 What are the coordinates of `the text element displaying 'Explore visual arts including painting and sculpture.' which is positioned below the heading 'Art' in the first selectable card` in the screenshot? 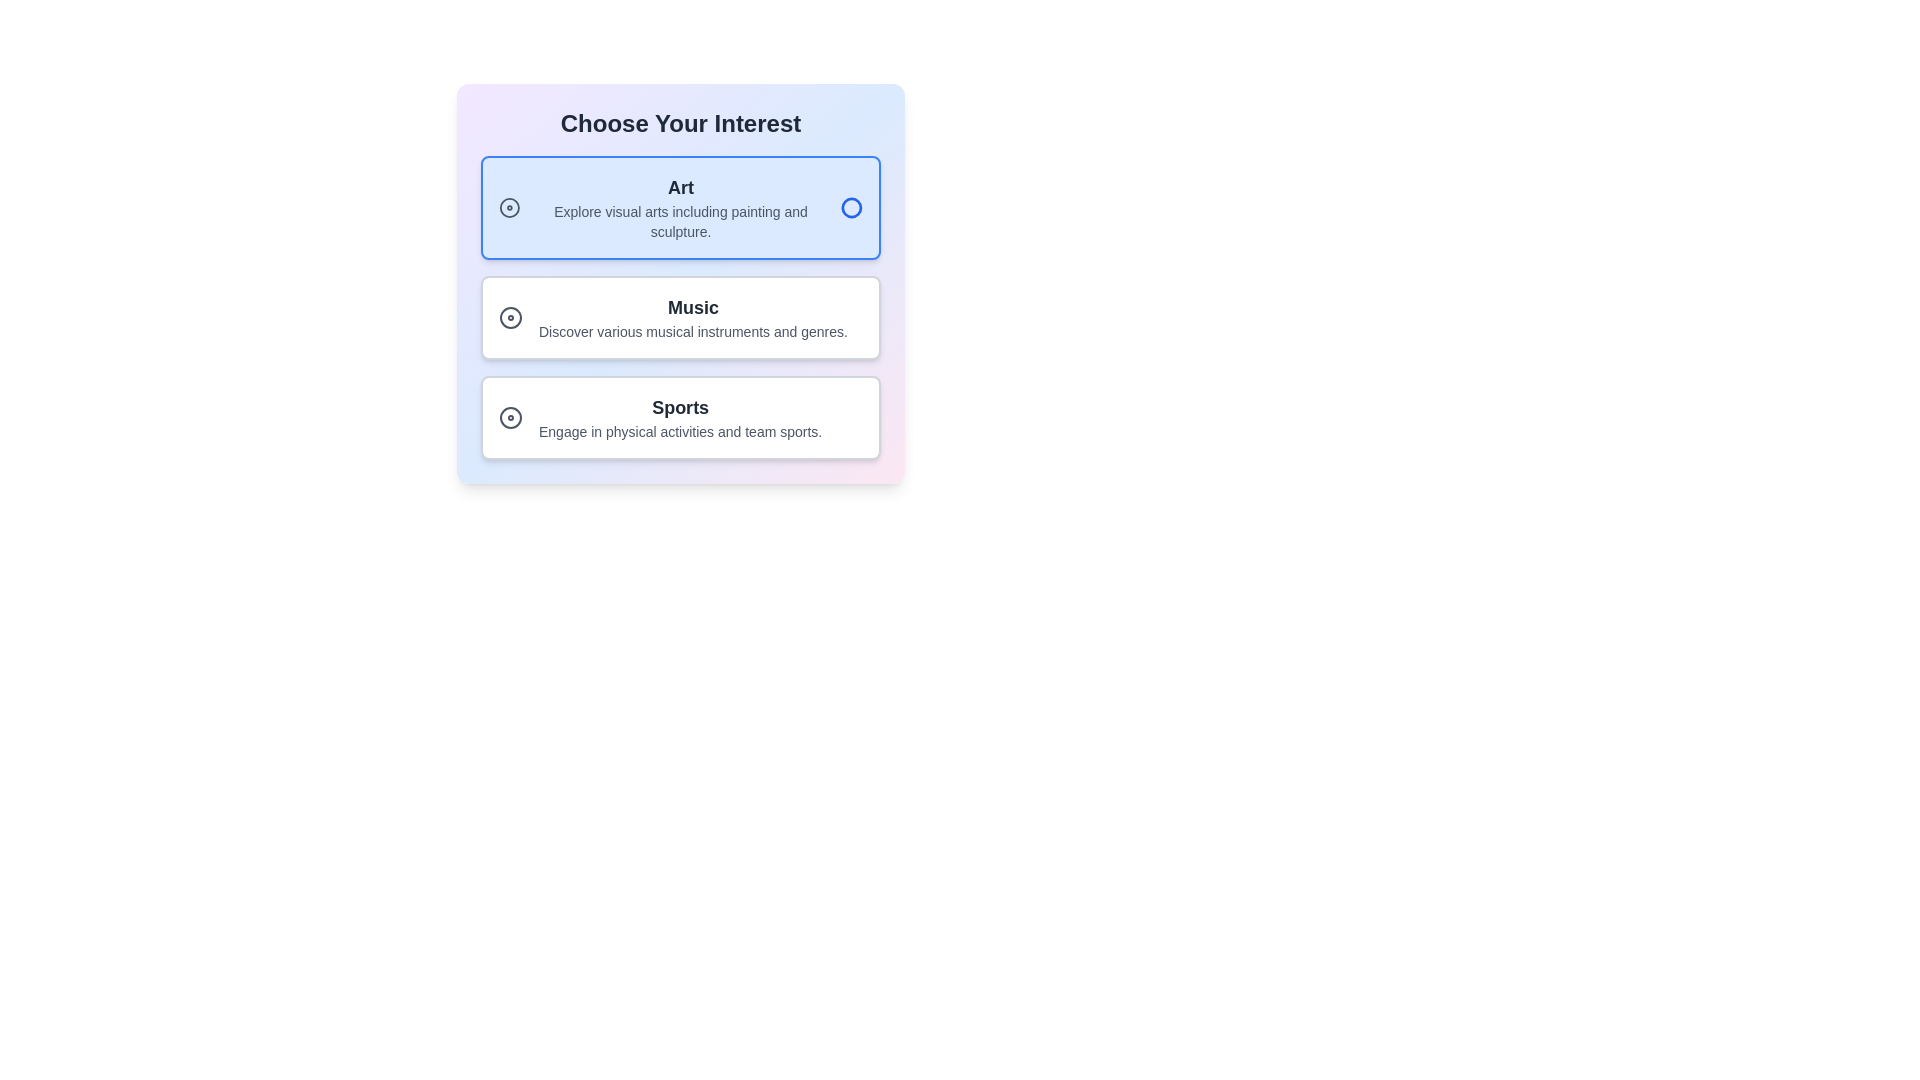 It's located at (681, 222).